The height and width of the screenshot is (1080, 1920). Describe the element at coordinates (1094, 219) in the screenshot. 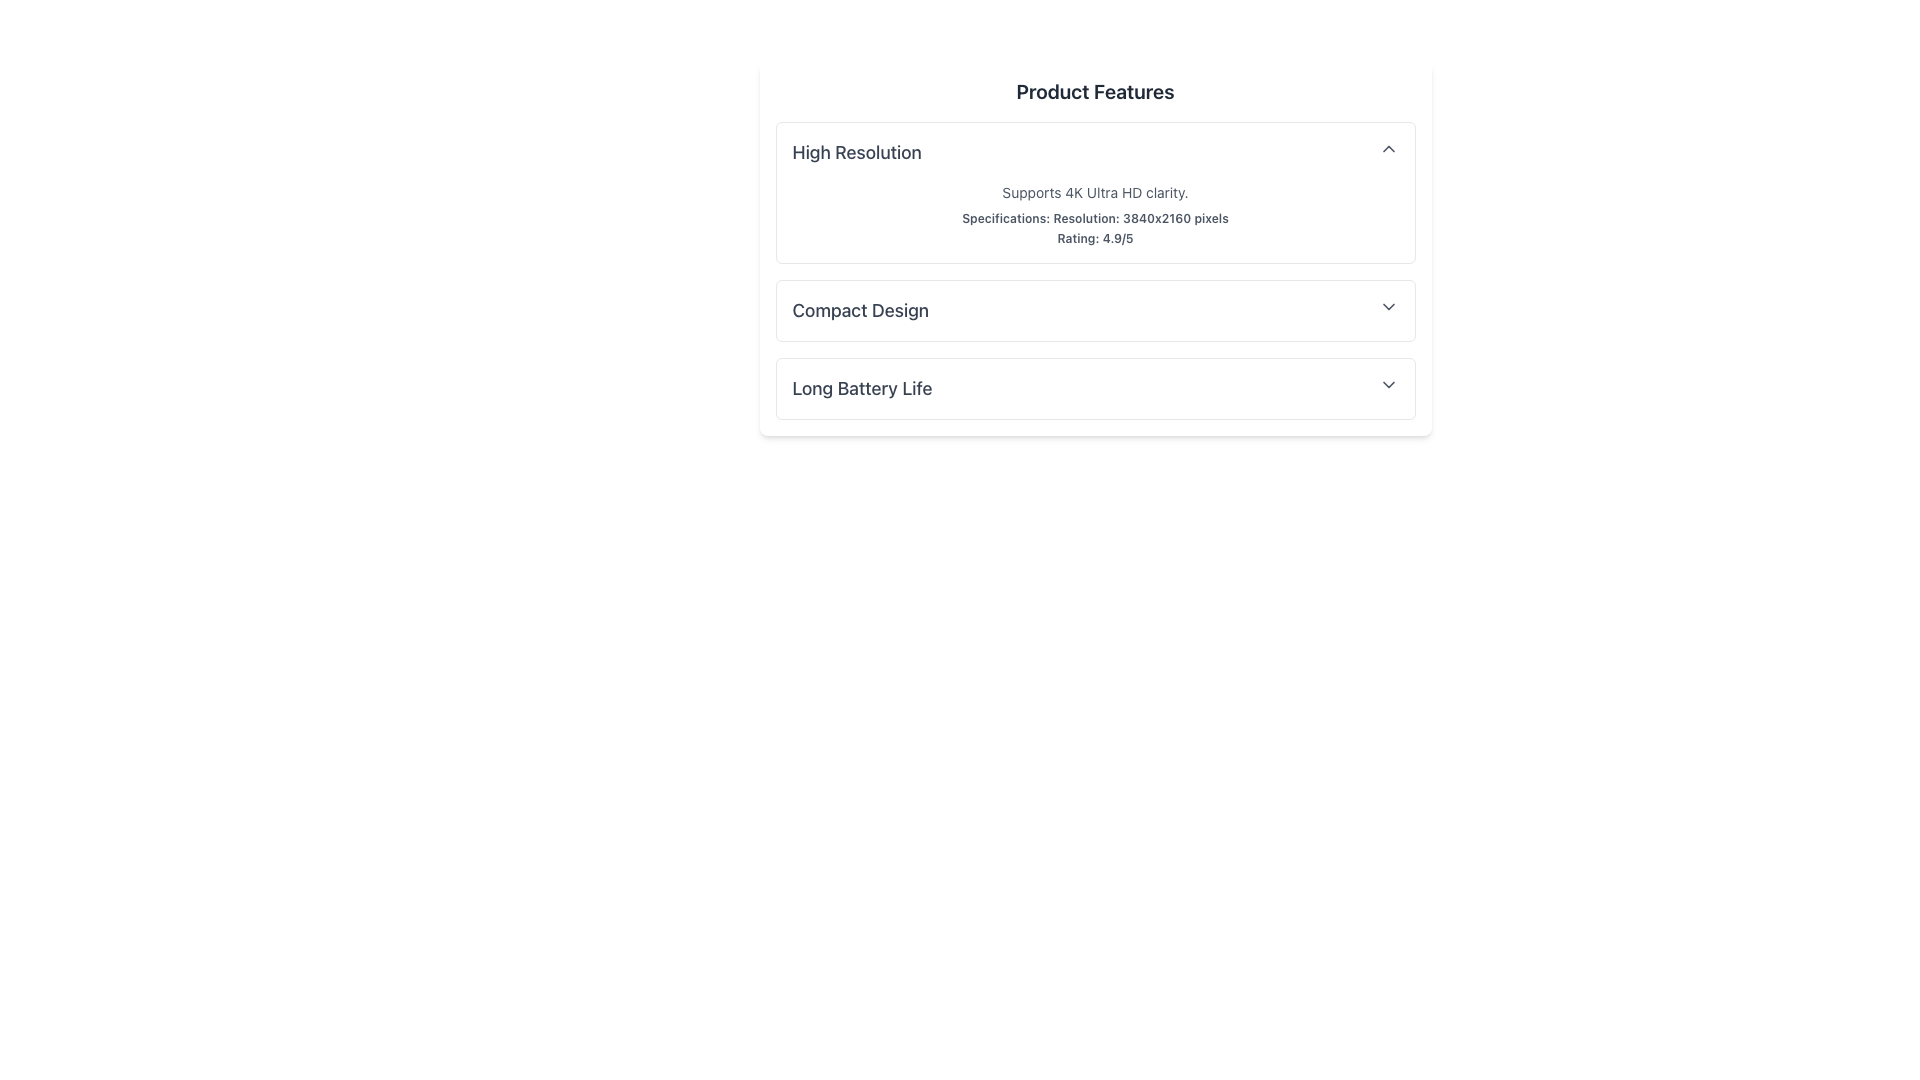

I see `text element providing specifications about the resolution capability of the product, located in the second position among three textual elements within the 'Product Features' section` at that location.